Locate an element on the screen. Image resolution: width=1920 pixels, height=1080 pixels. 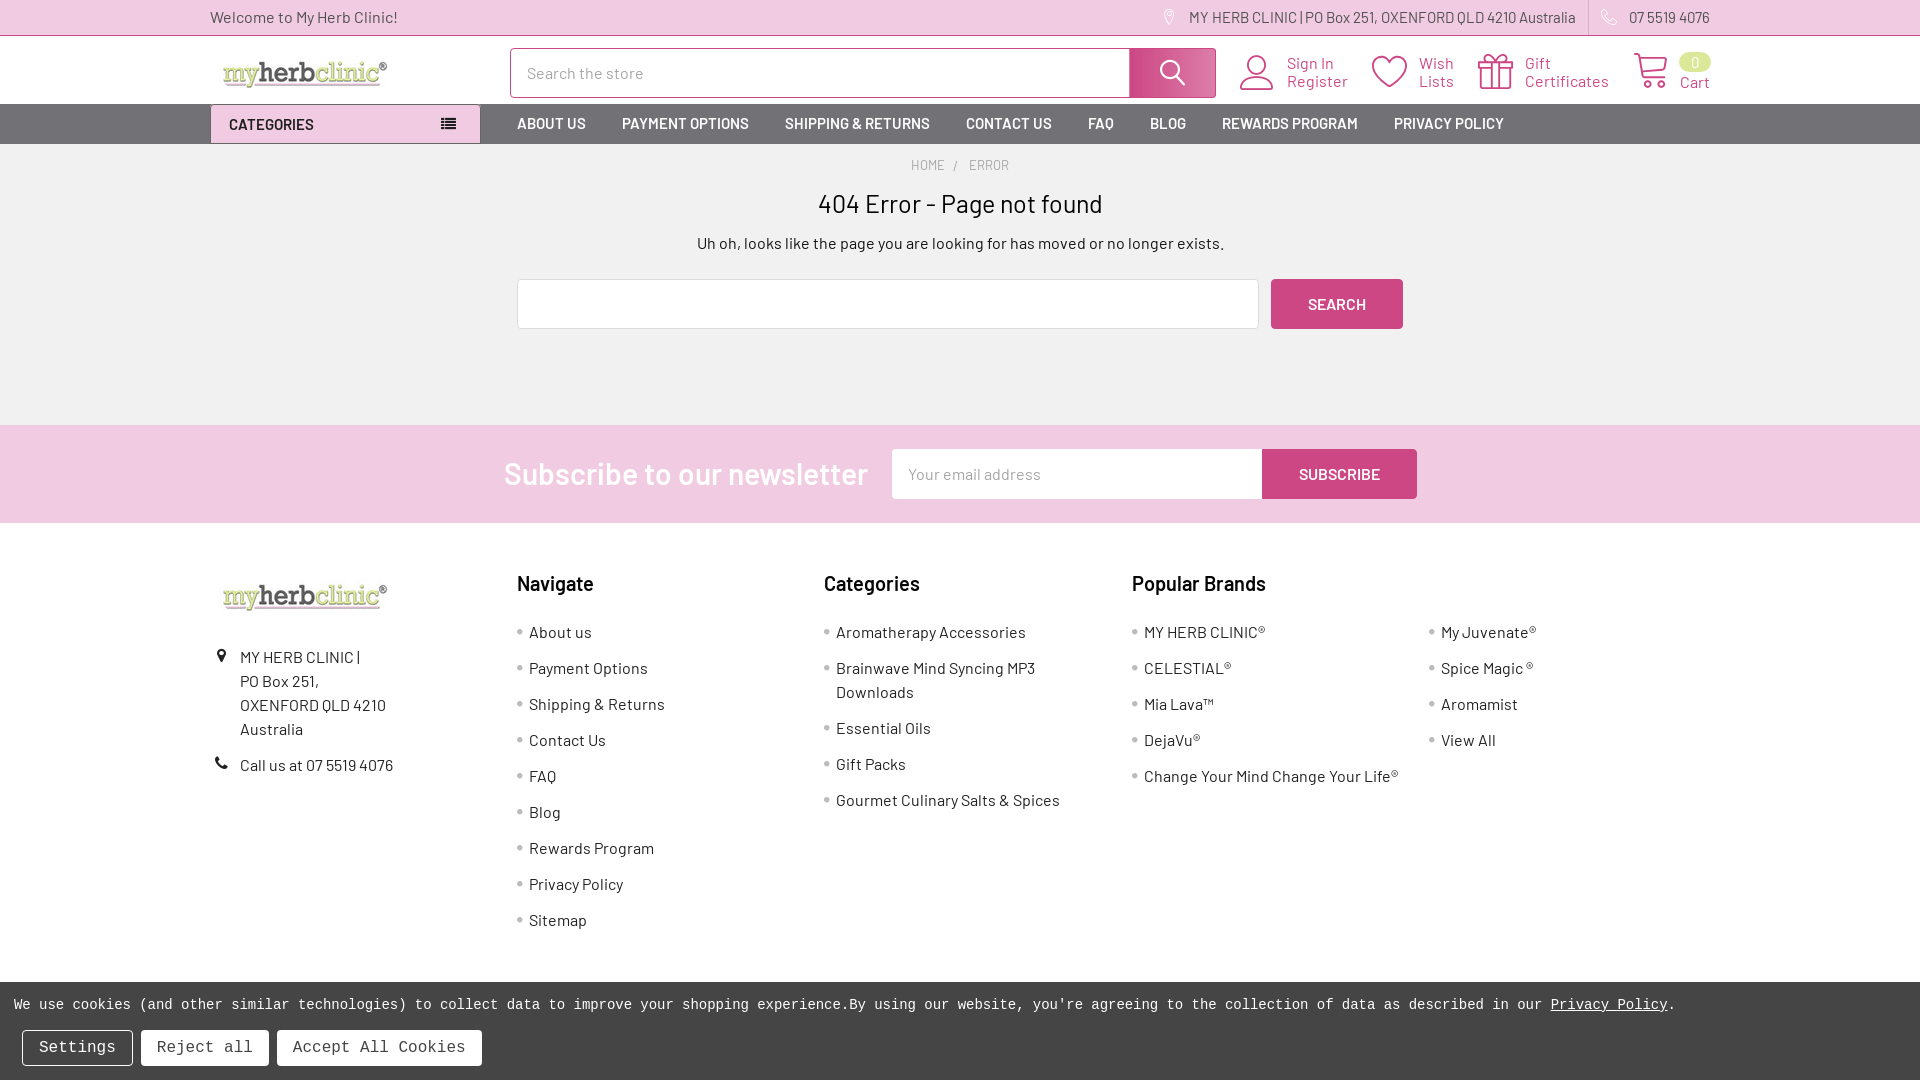
'REWARDS PROGRAM' is located at coordinates (1290, 123).